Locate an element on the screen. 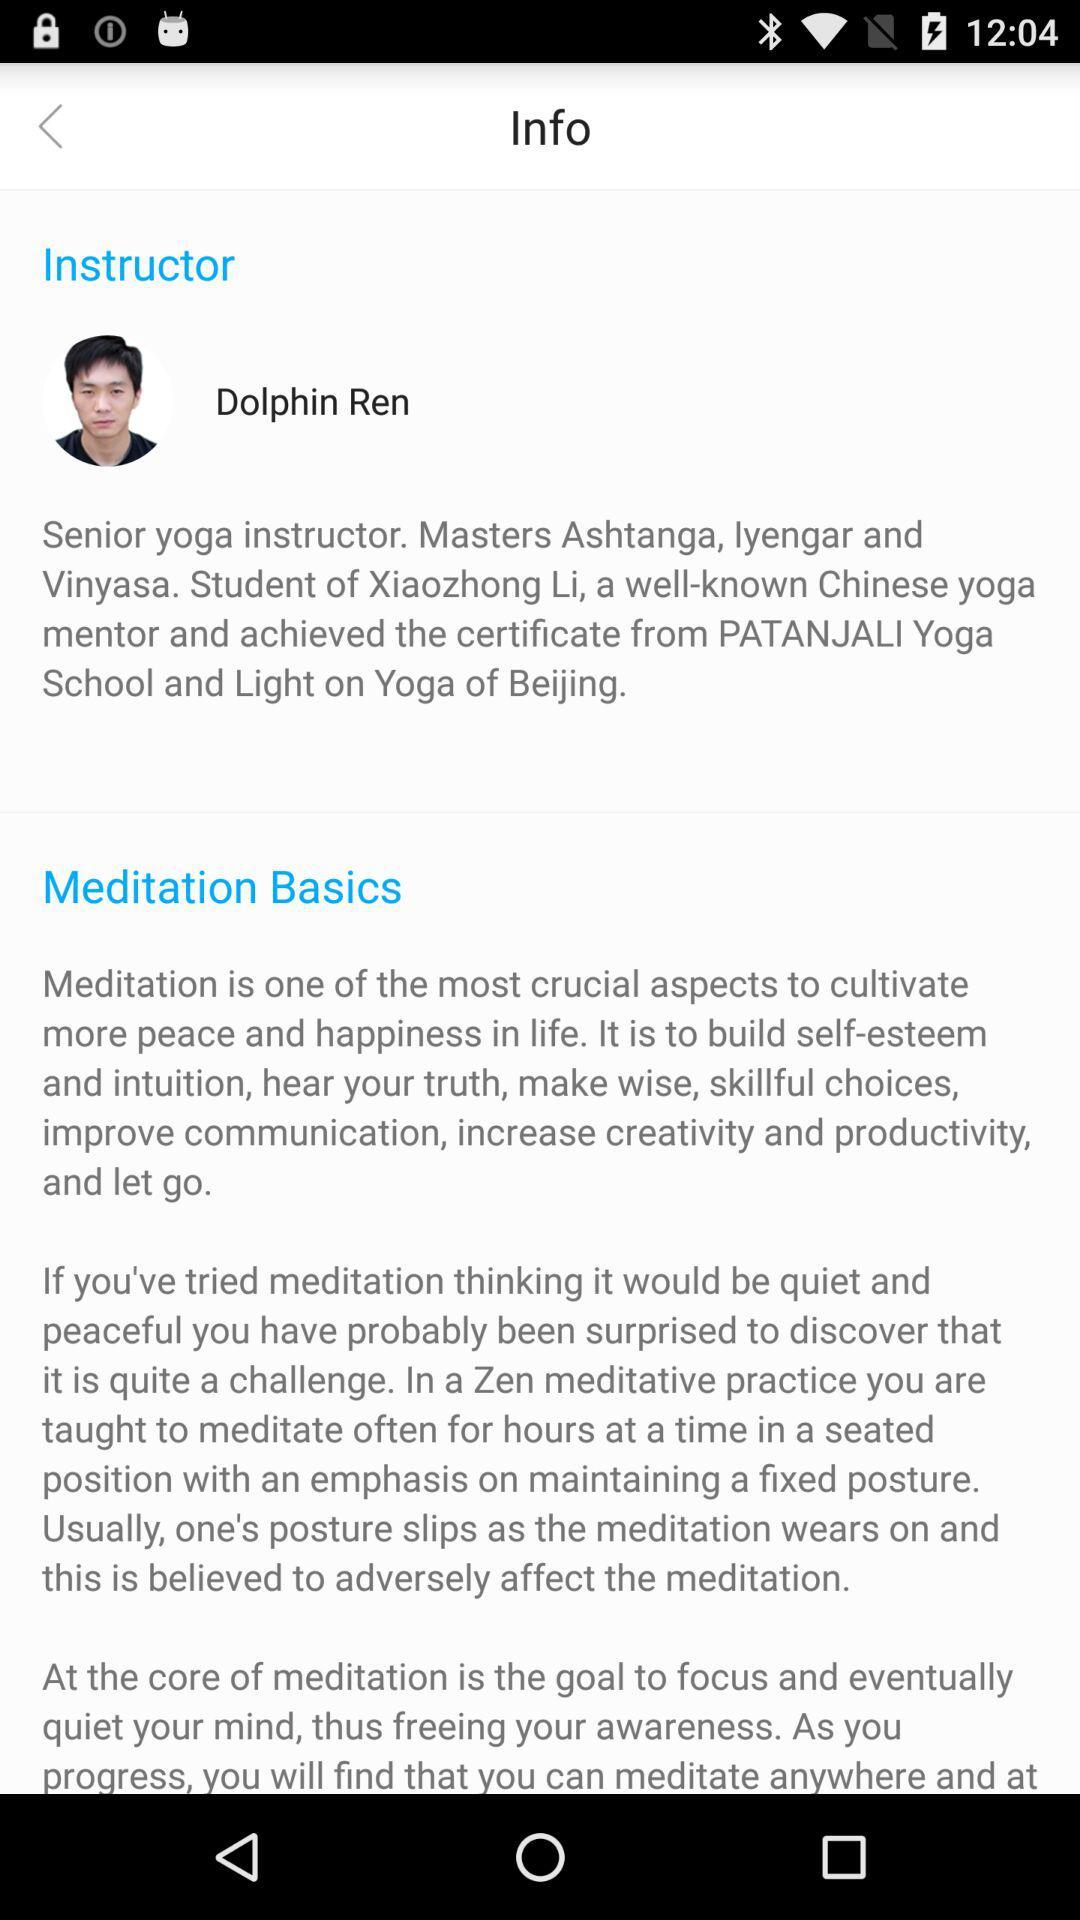 This screenshot has height=1920, width=1080. the item to the left of info item is located at coordinates (61, 124).